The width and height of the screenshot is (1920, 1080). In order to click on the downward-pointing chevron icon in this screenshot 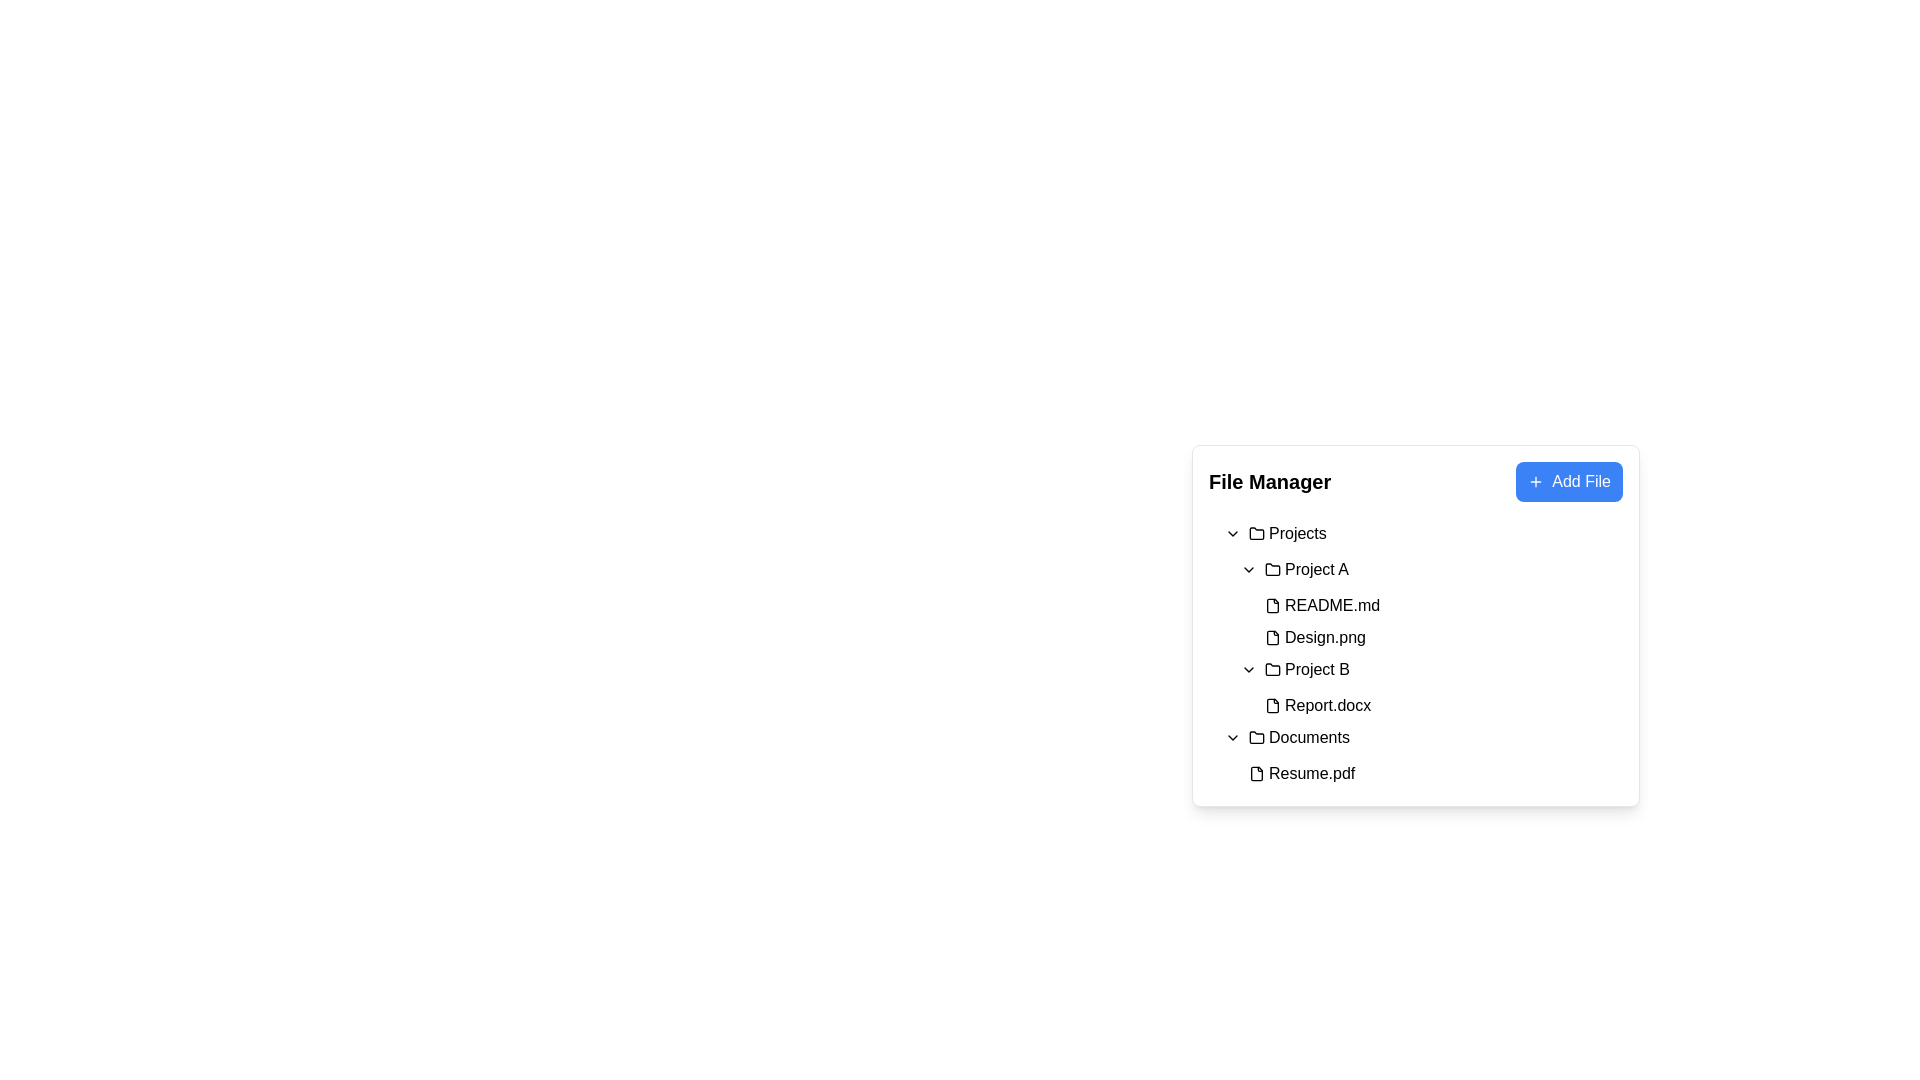, I will do `click(1232, 532)`.